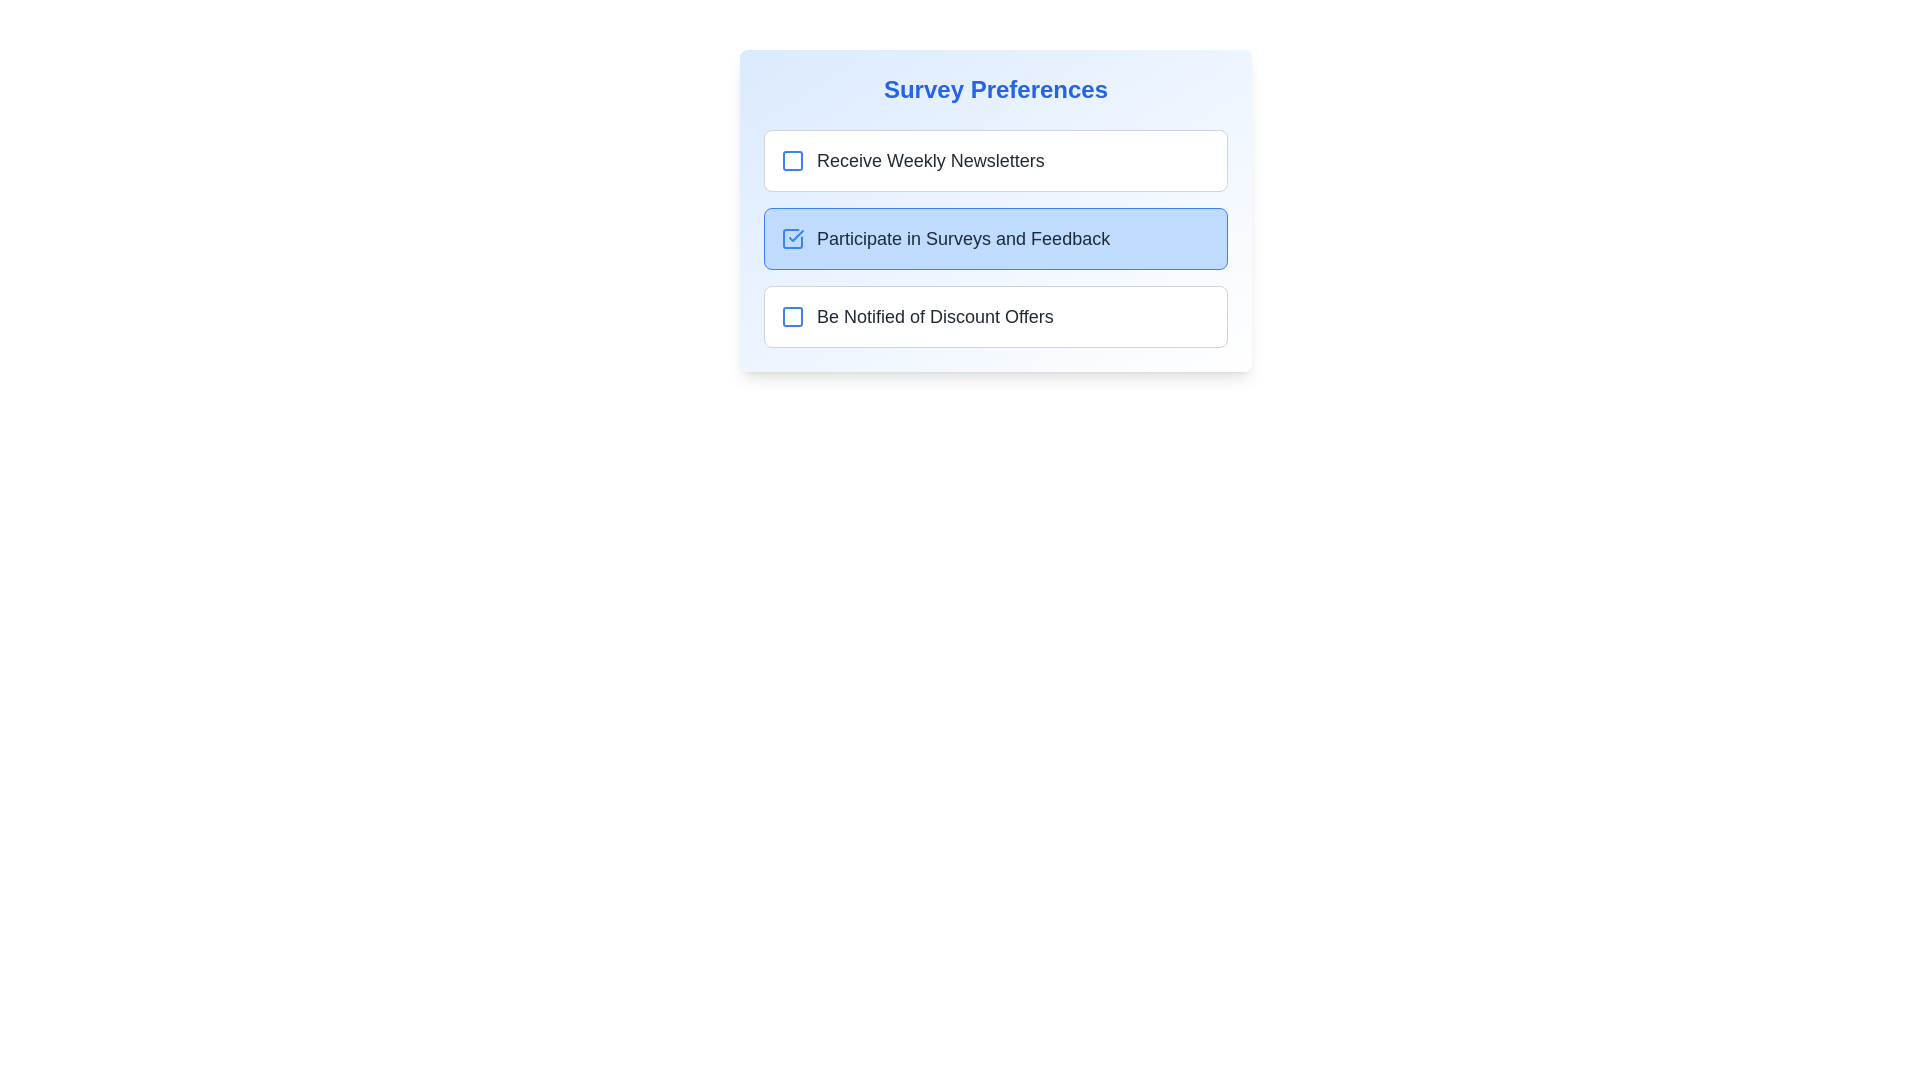  I want to click on the checkbox for notifications about discount offers, which is the third option under 'Survey Preferences.', so click(996, 315).